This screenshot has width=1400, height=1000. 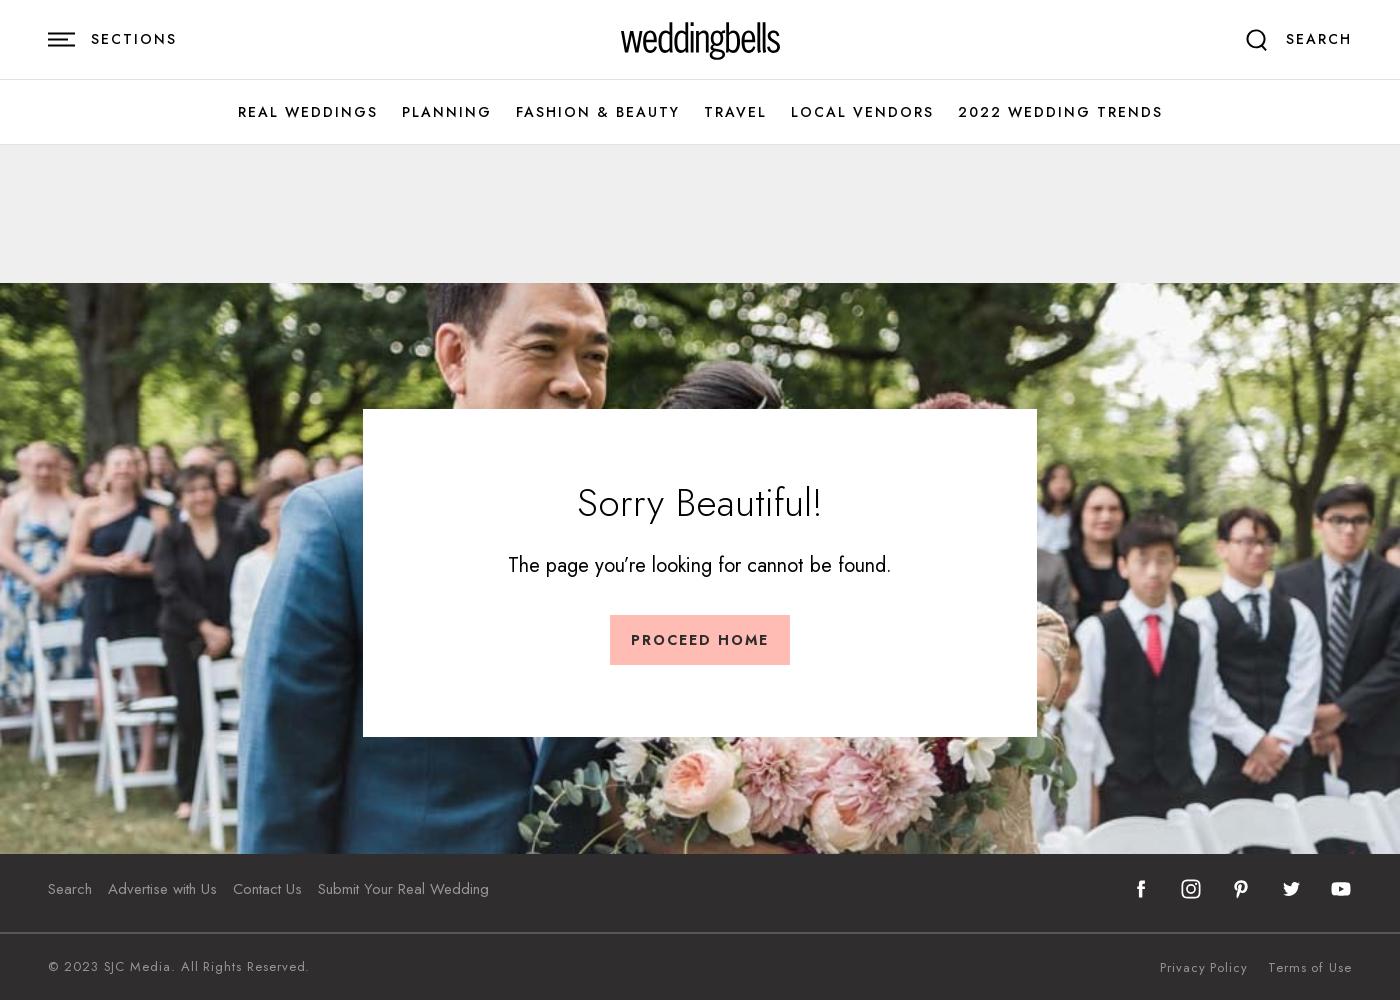 What do you see at coordinates (133, 39) in the screenshot?
I see `'Sections'` at bounding box center [133, 39].